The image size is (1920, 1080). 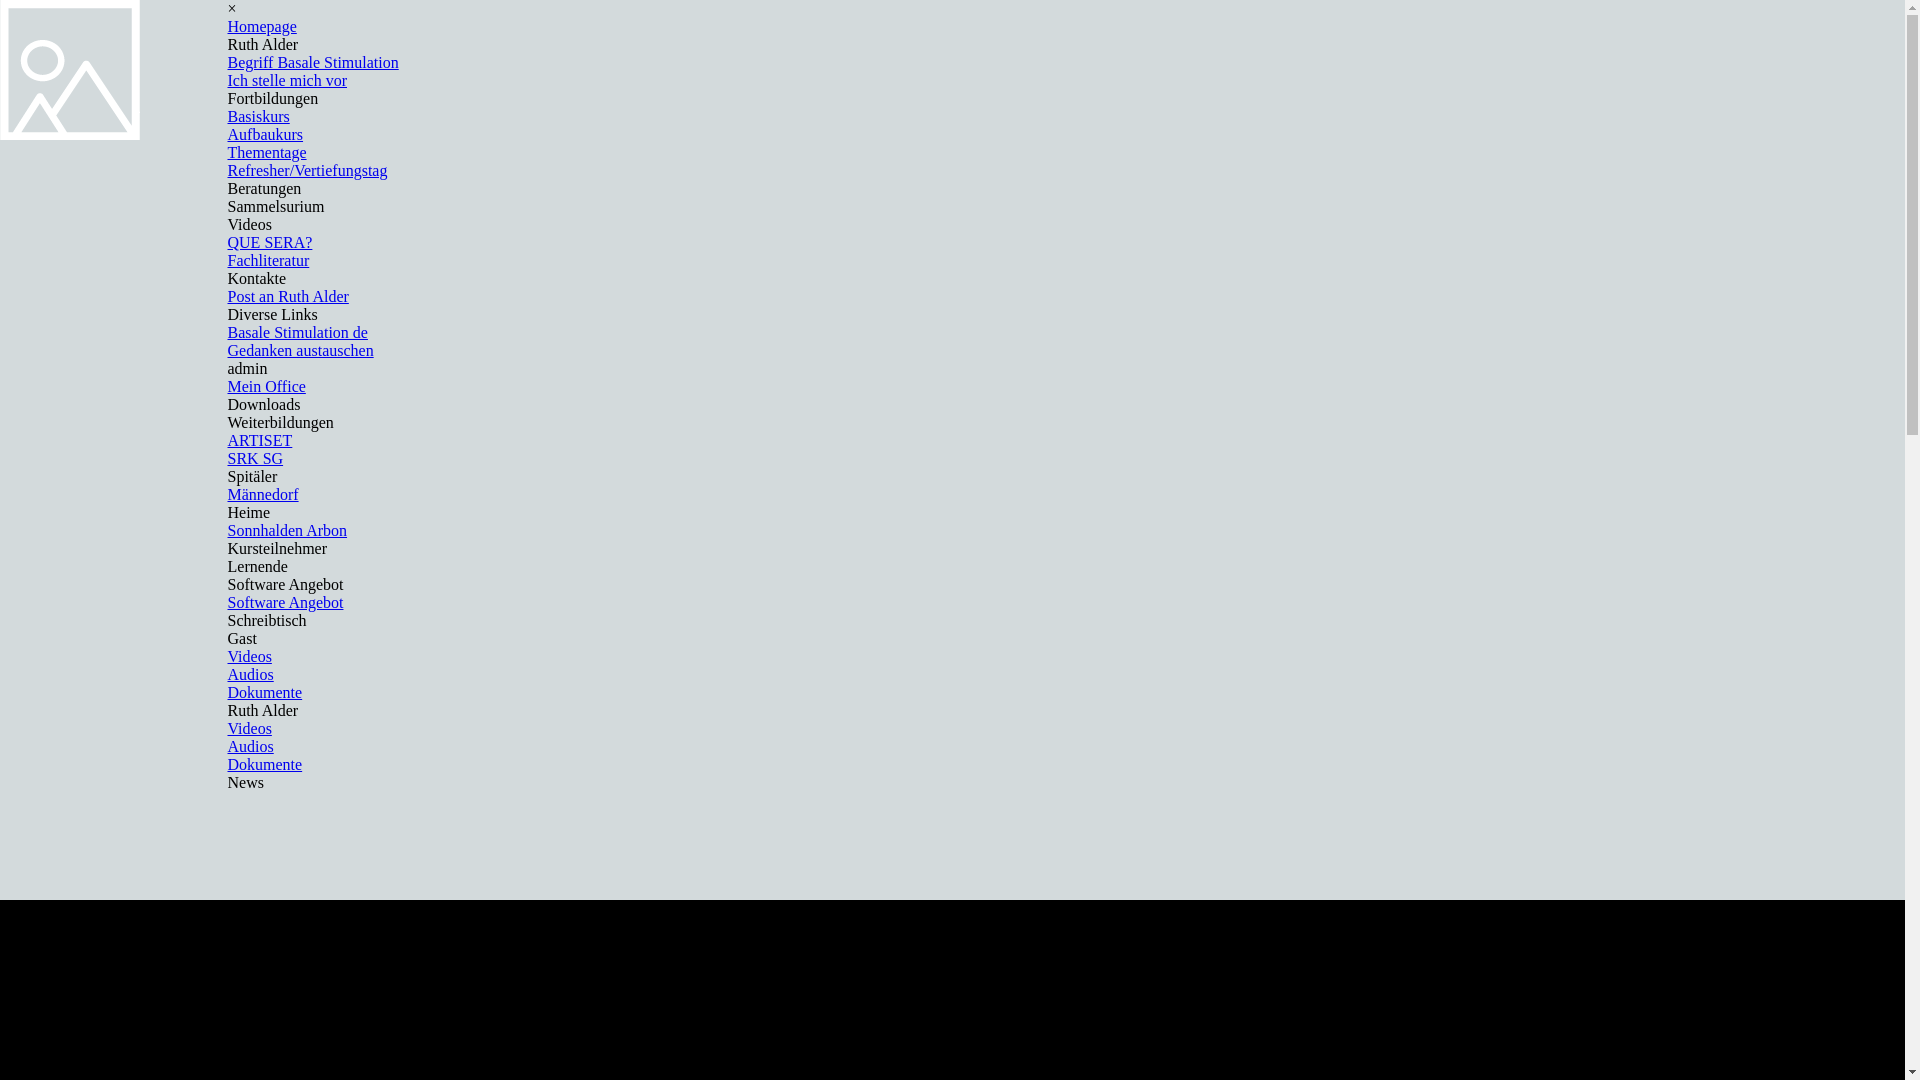 What do you see at coordinates (227, 151) in the screenshot?
I see `'Thementage'` at bounding box center [227, 151].